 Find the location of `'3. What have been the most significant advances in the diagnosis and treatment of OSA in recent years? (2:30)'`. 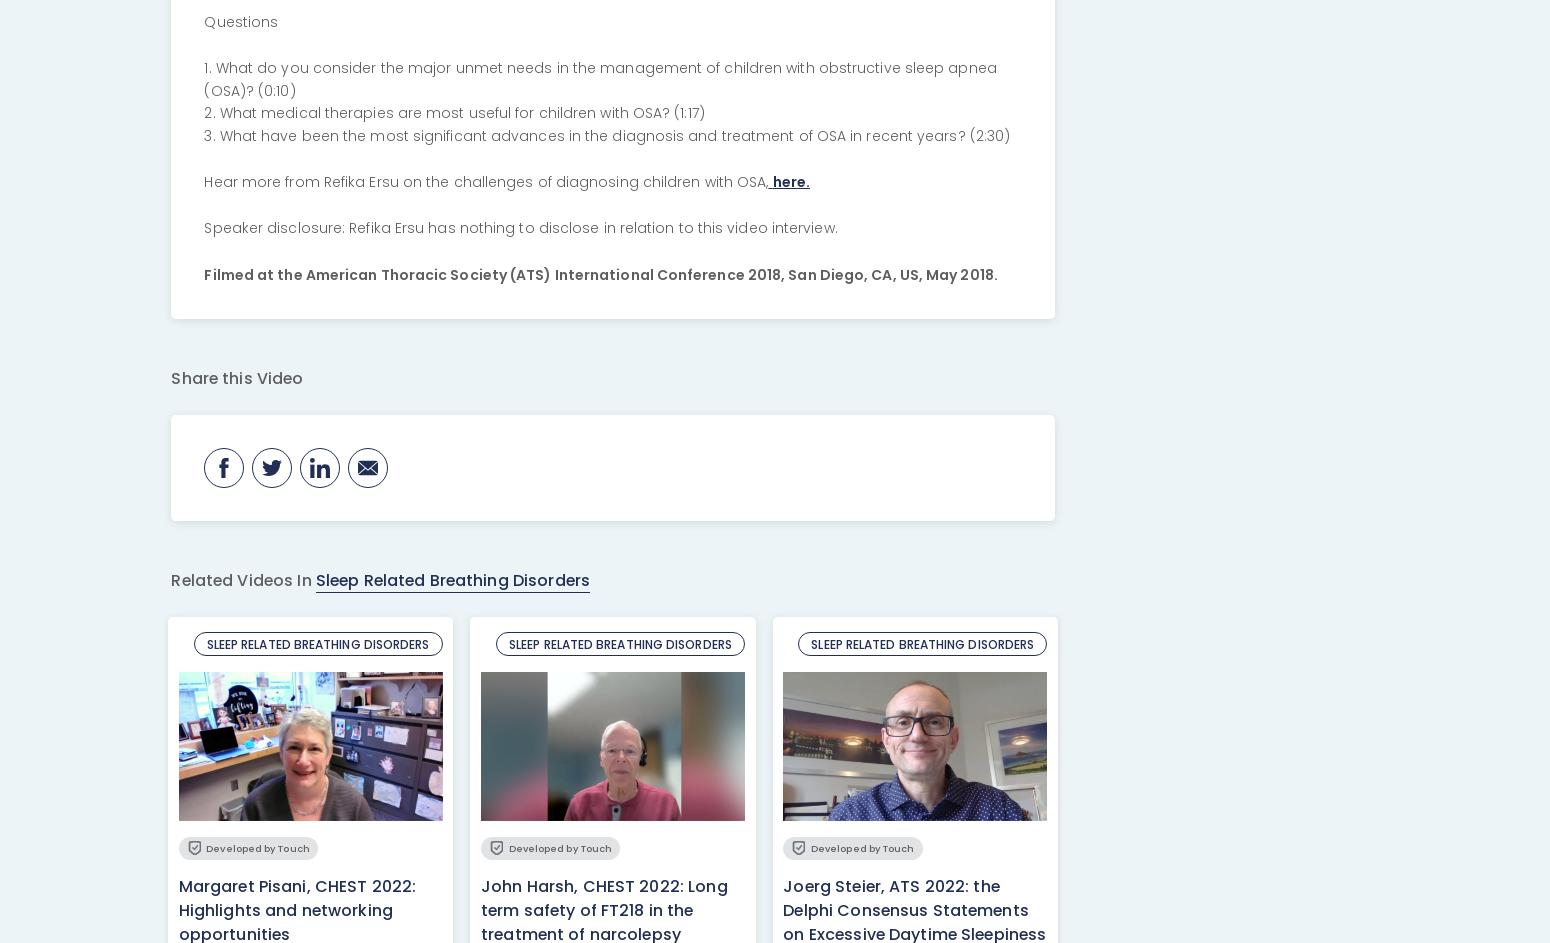

'3. What have been the most significant advances in the diagnosis and treatment of OSA in recent years? (2:30)' is located at coordinates (606, 135).